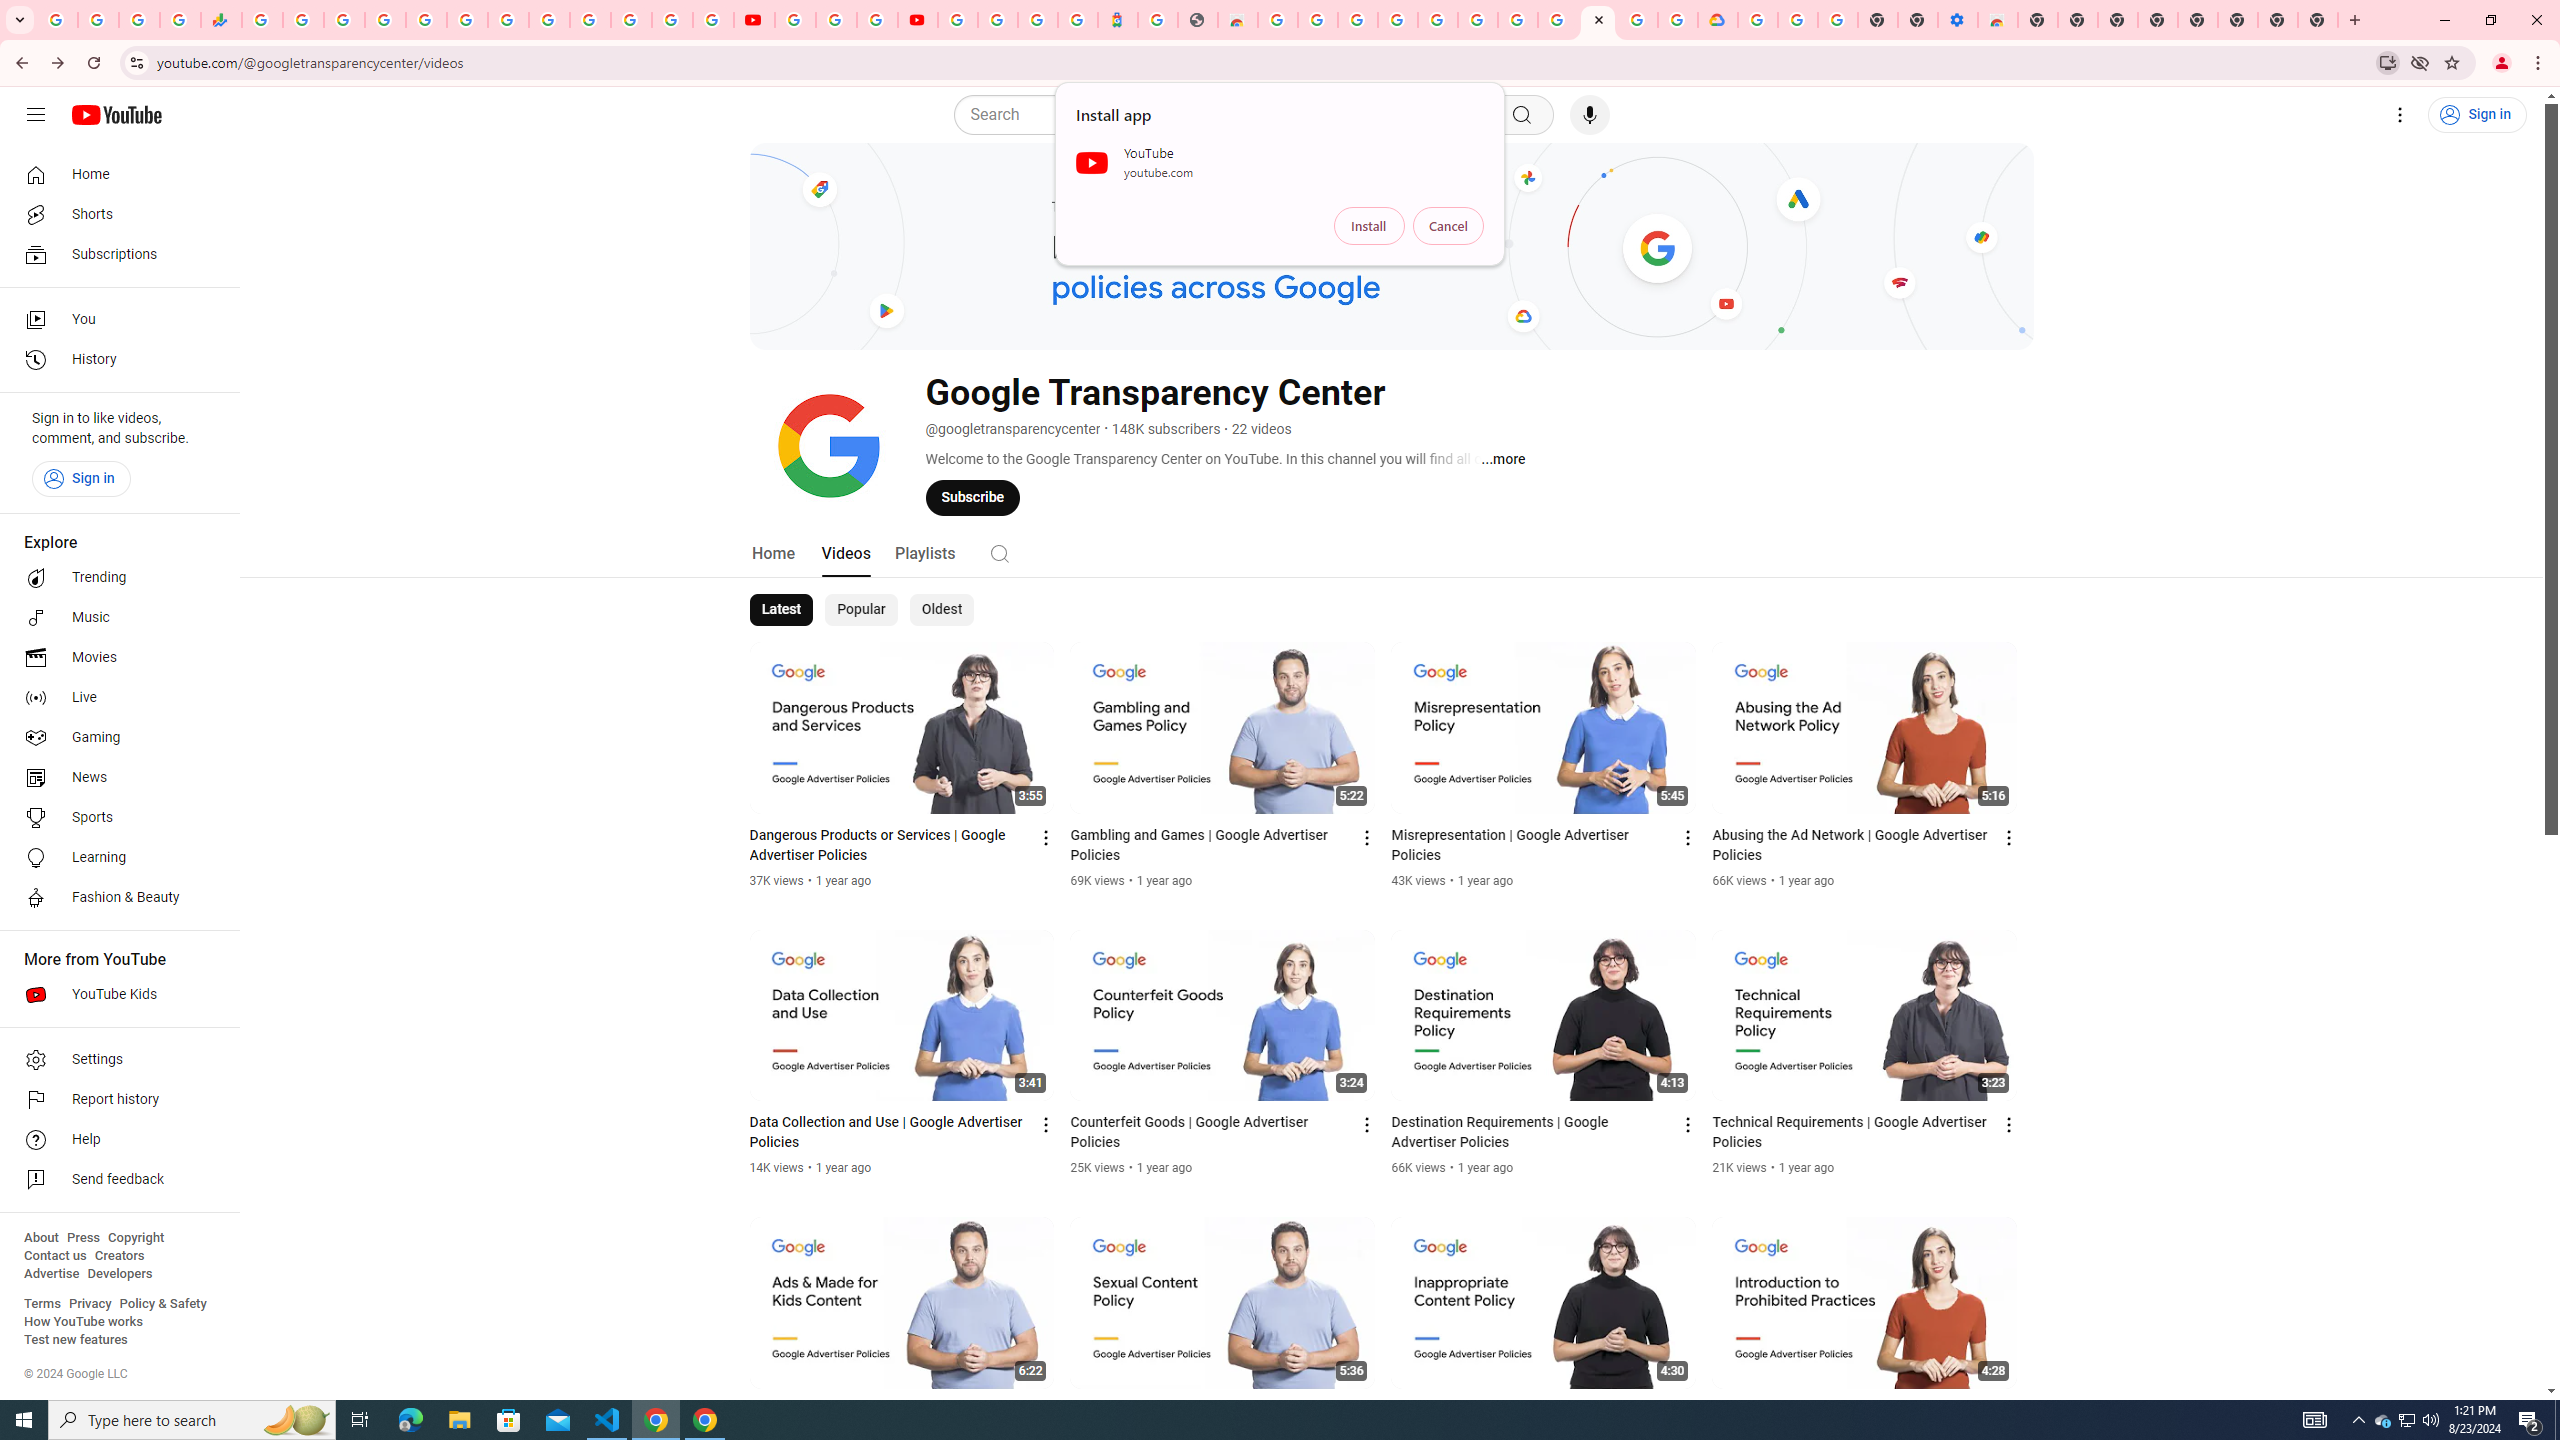  Describe the element at coordinates (82, 1237) in the screenshot. I see `'Press'` at that location.